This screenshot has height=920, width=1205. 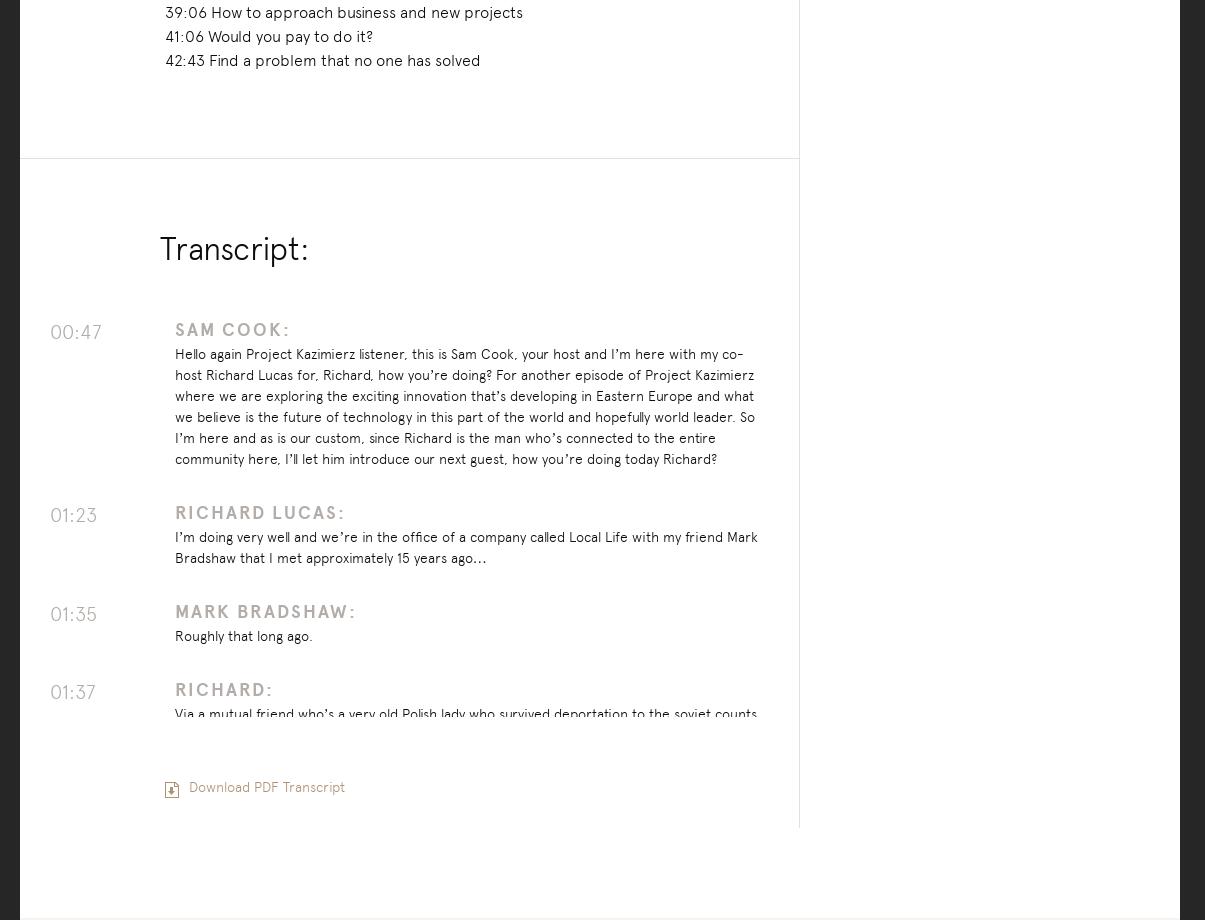 I want to click on '00:47', so click(x=49, y=331).